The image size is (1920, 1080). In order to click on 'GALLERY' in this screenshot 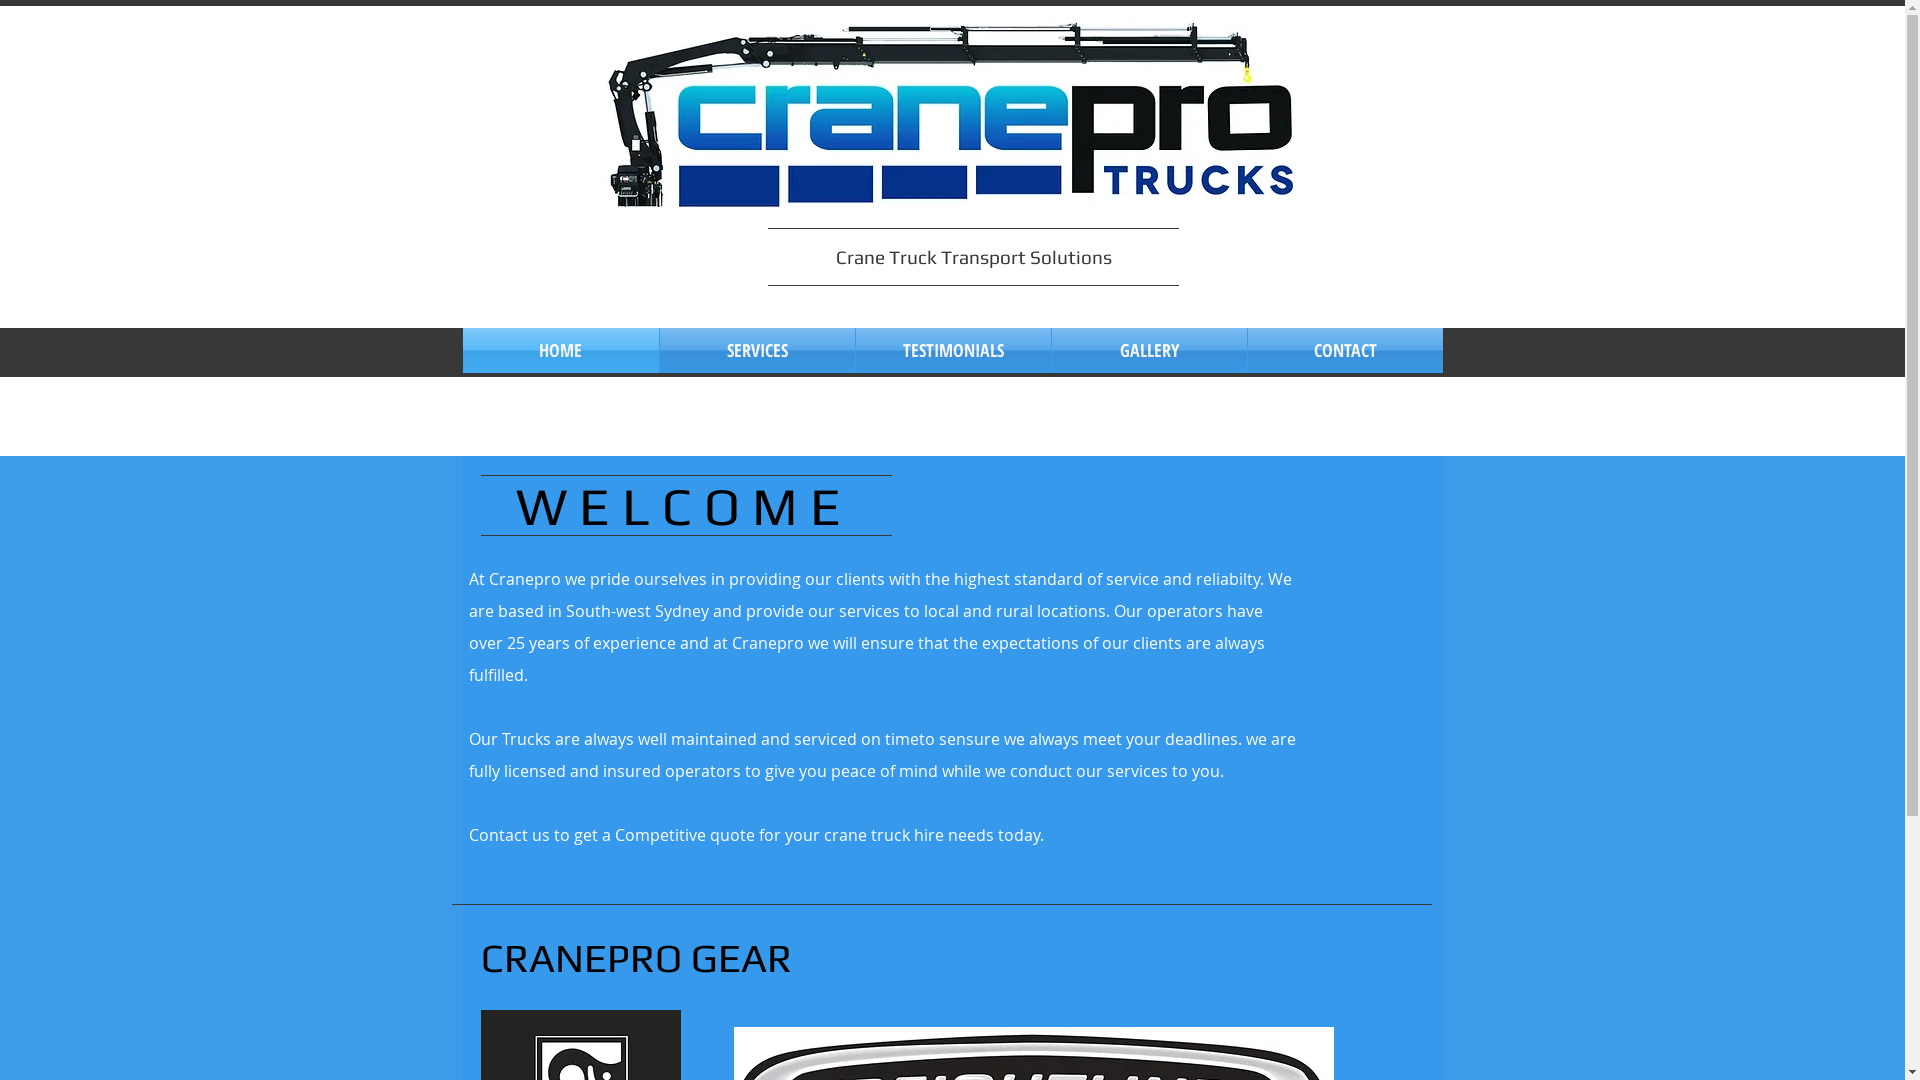, I will do `click(1149, 349)`.